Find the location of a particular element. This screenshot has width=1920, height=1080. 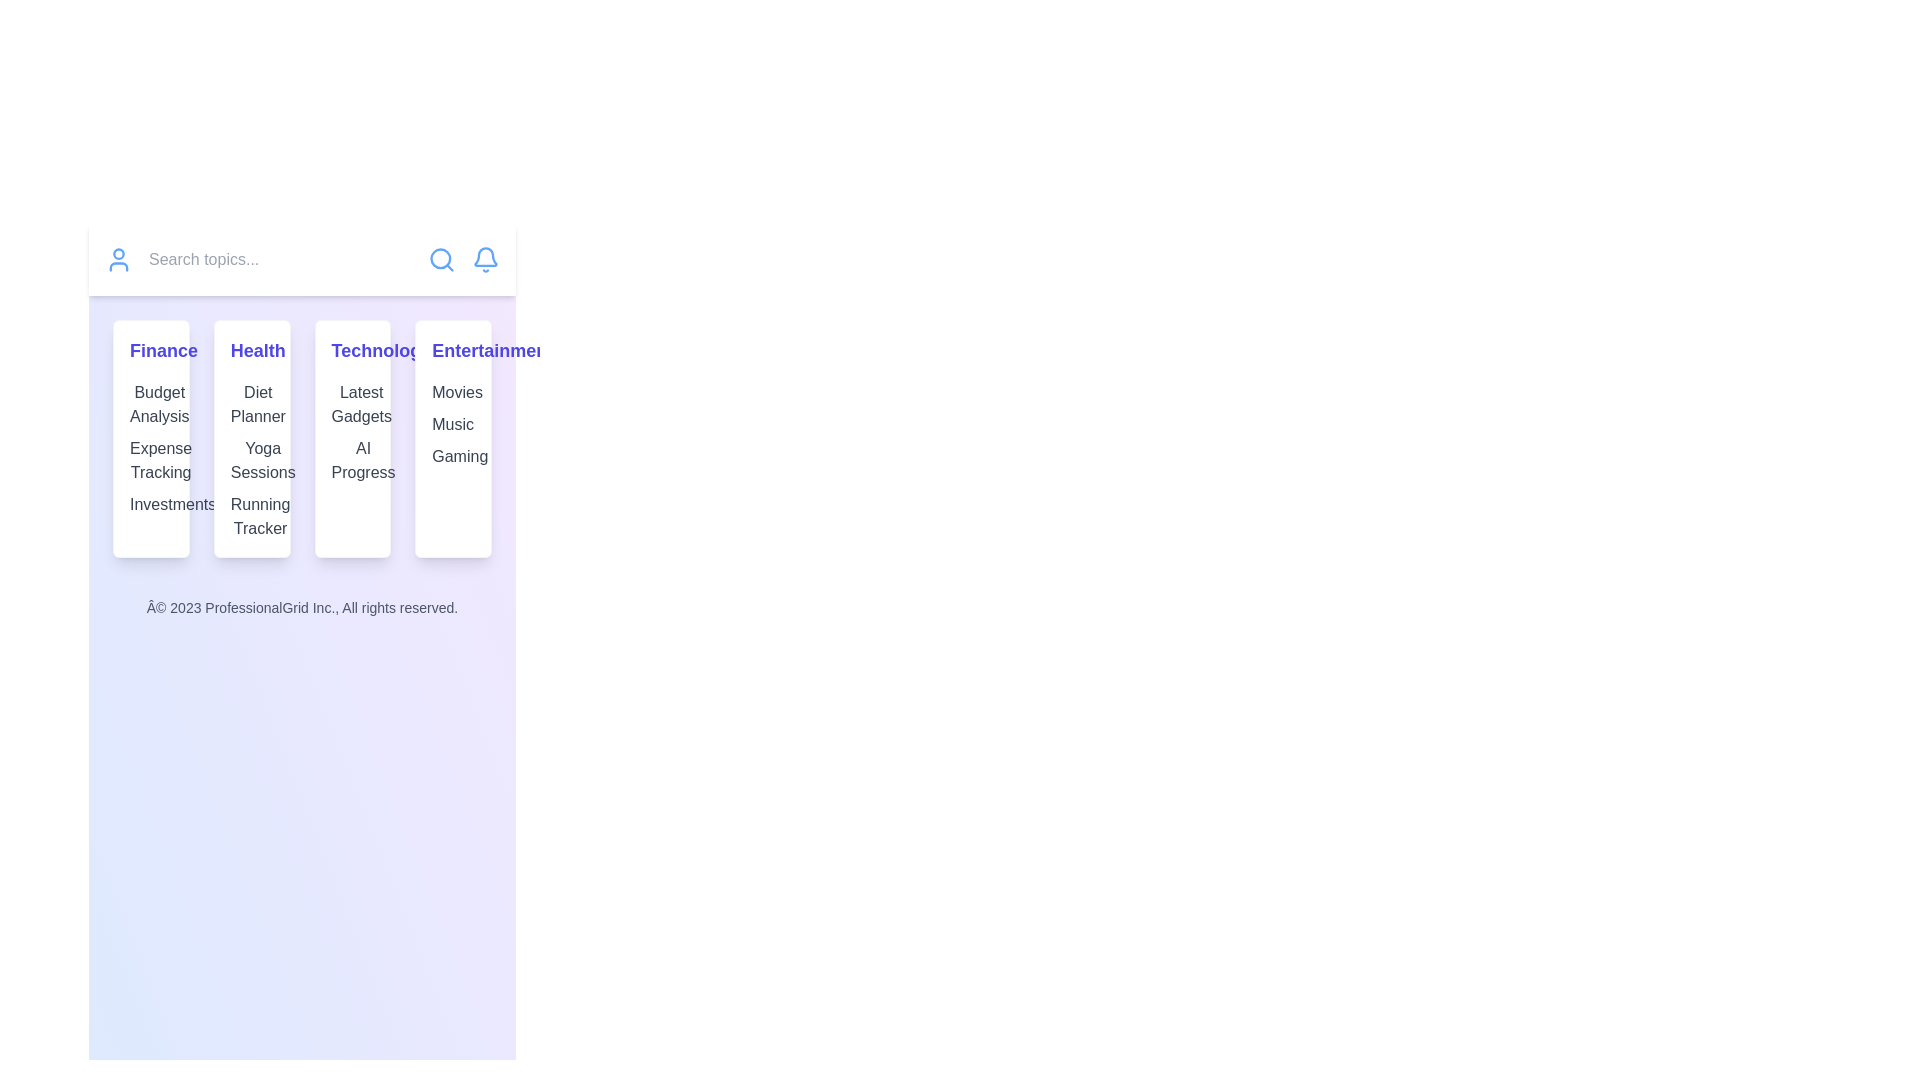

the 'Budget Analysis' text label, which is the first item in the vertical list under the 'Finance' category, styled in gray font is located at coordinates (150, 405).